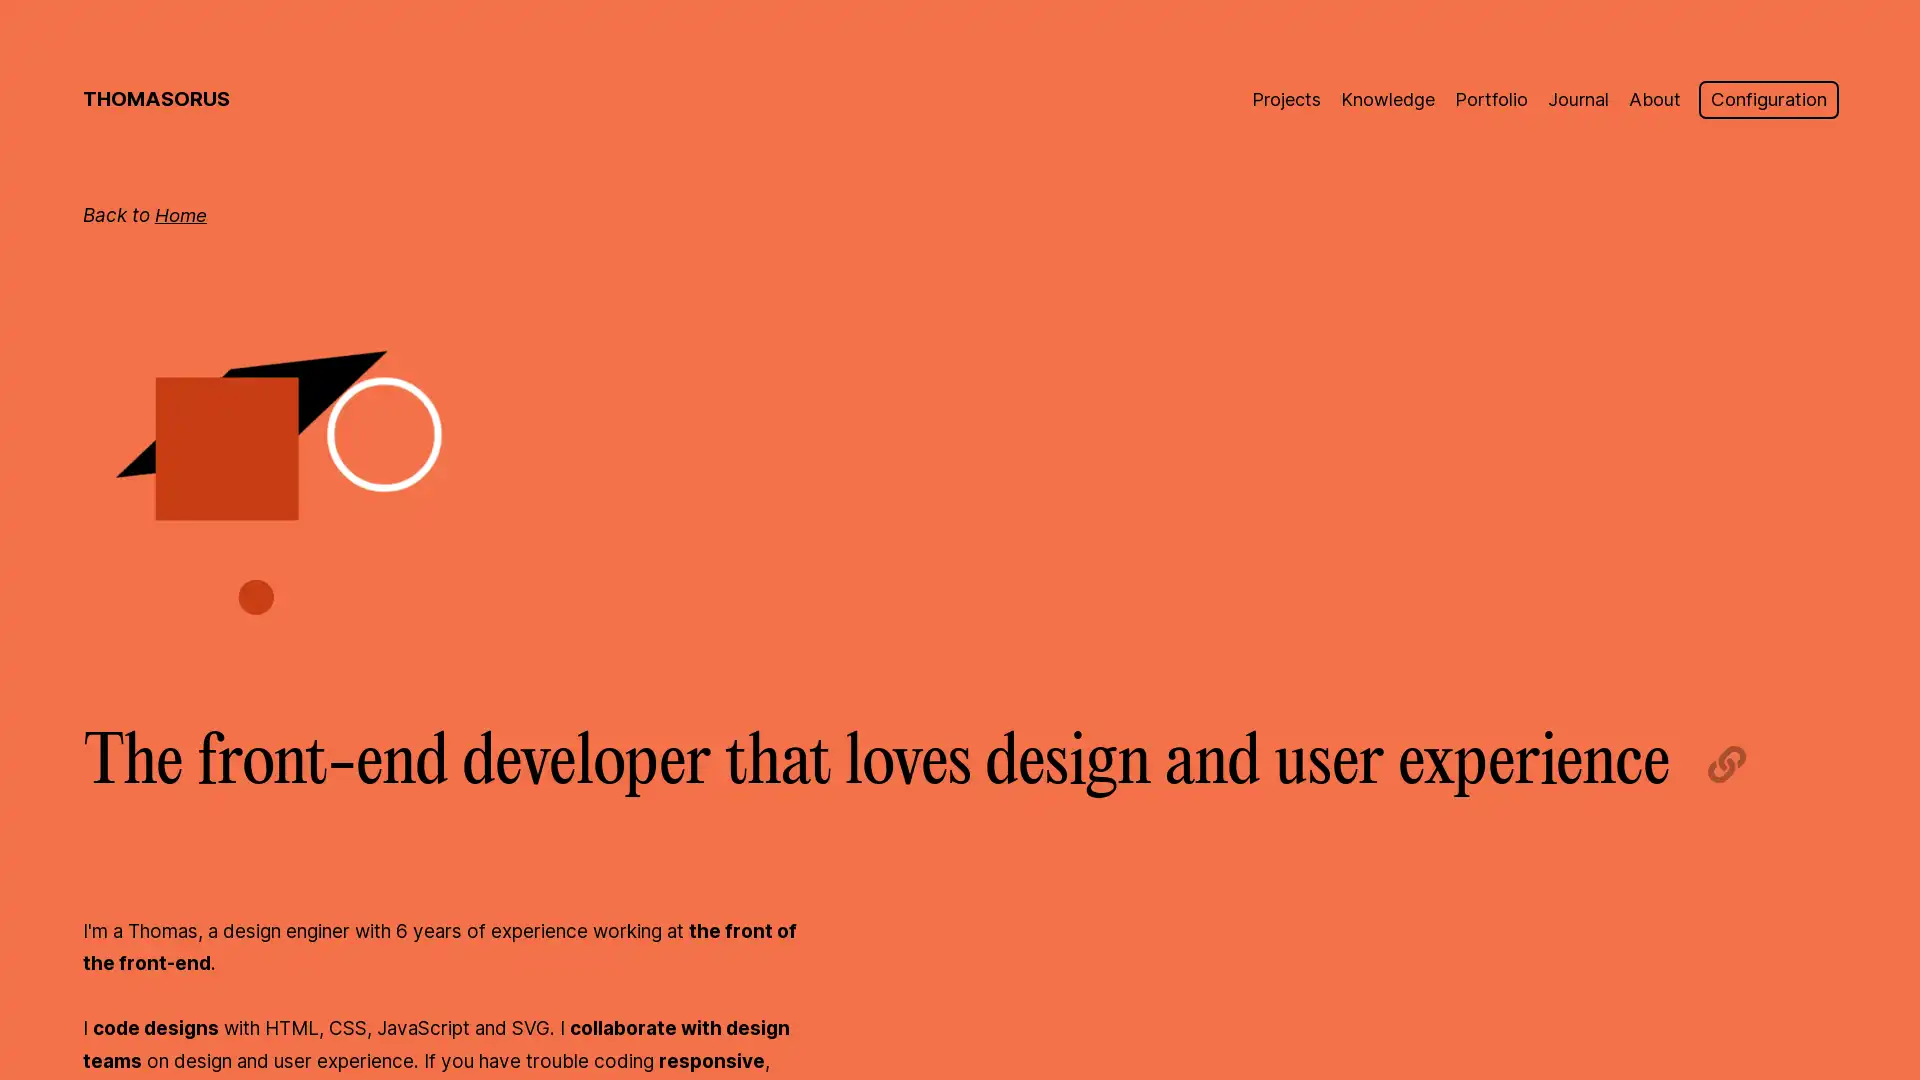 This screenshot has width=1920, height=1080. Describe the element at coordinates (1767, 99) in the screenshot. I see `Configuration` at that location.